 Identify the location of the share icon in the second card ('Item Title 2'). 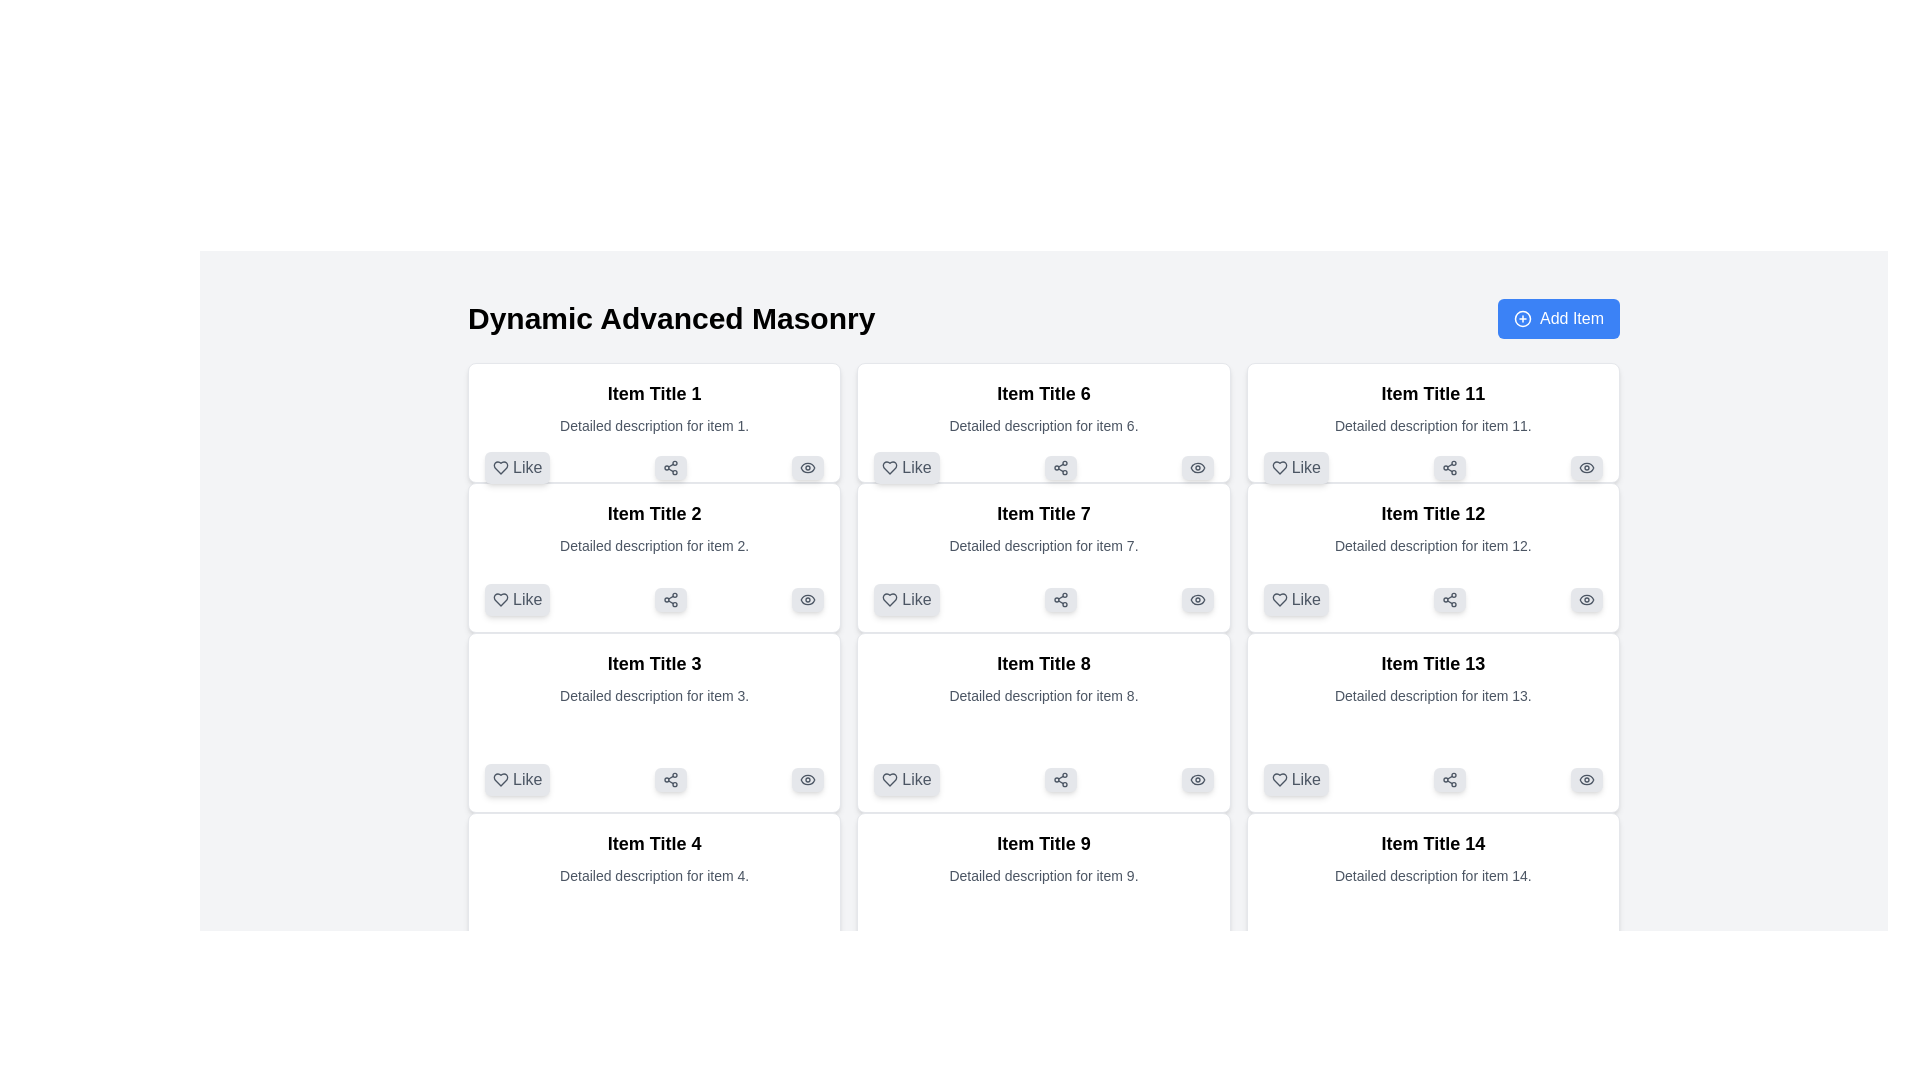
(671, 599).